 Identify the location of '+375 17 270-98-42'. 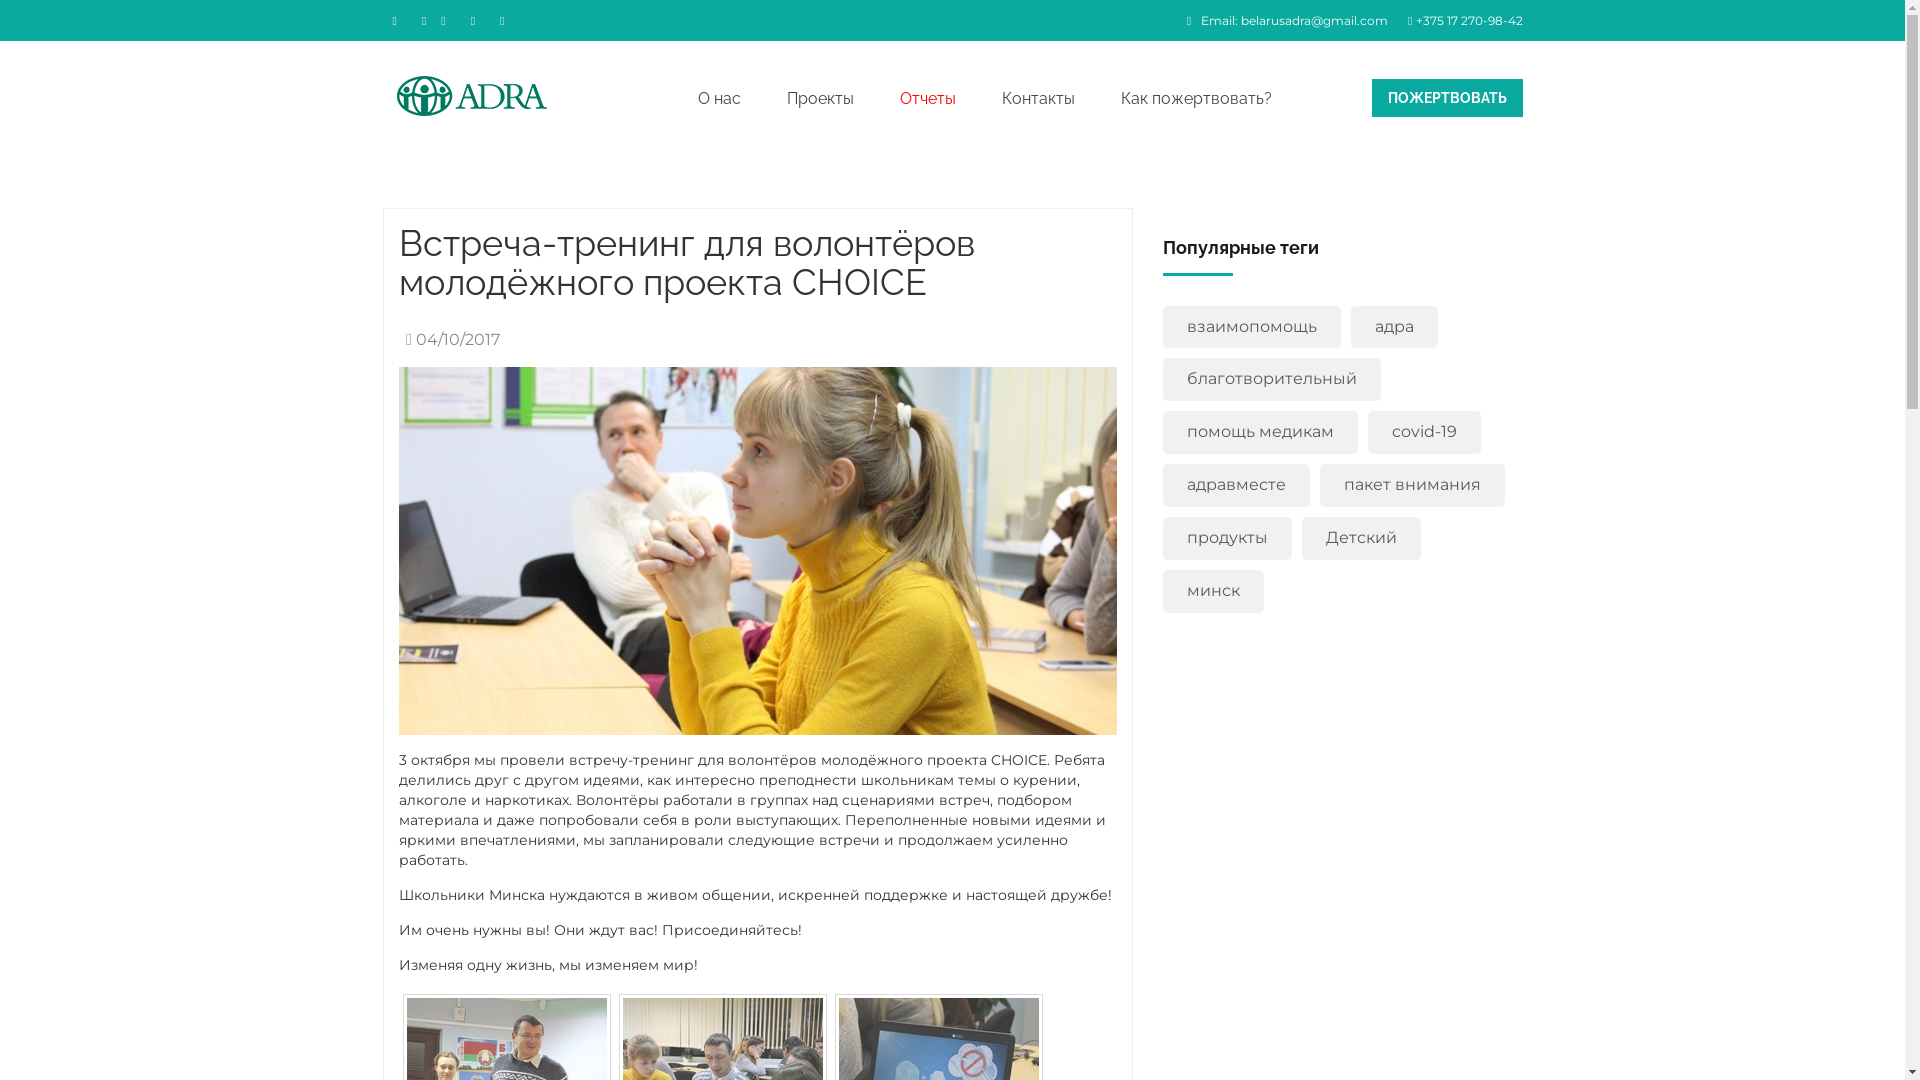
(1459, 20).